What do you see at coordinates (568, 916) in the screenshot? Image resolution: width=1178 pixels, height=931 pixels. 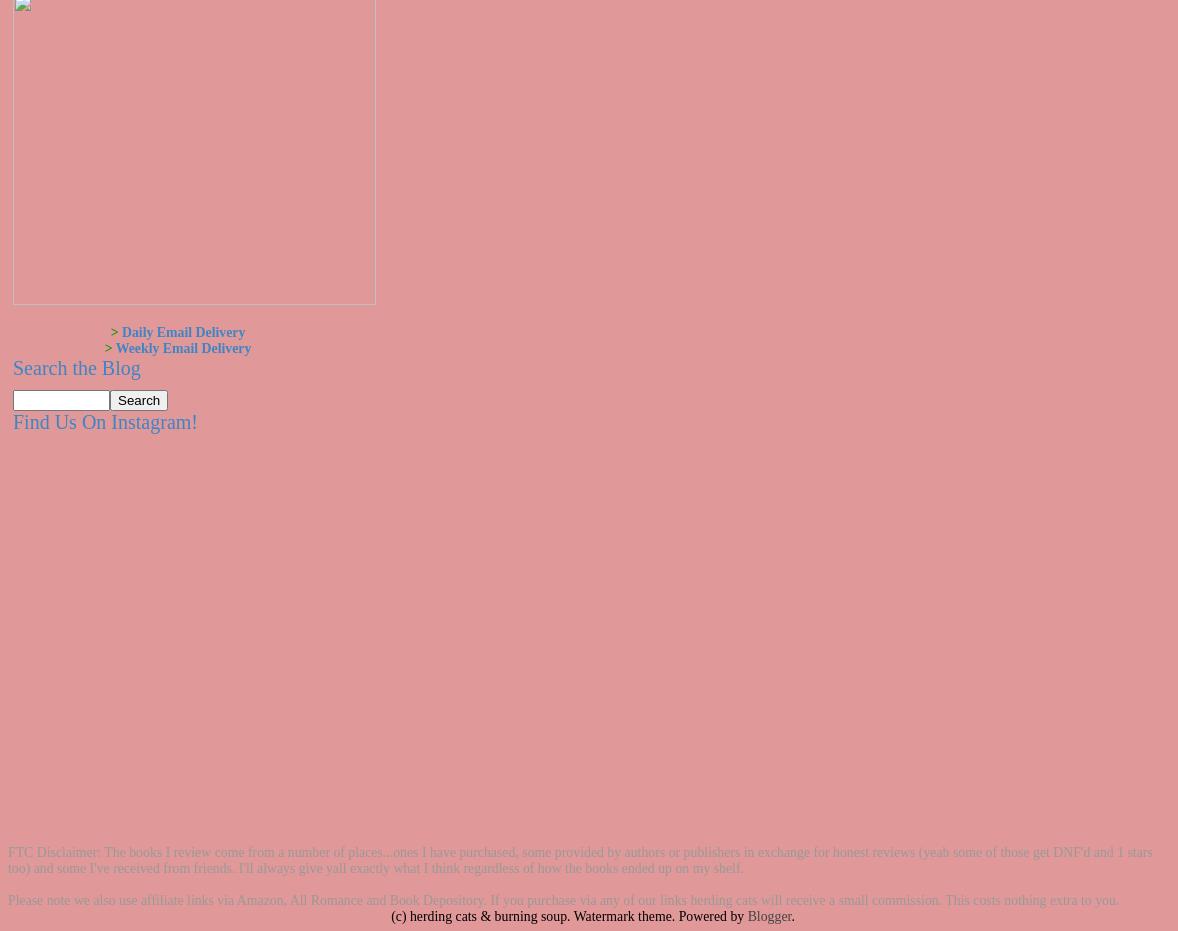 I see `'(c) herding cats & burning soup. Watermark theme. Powered by'` at bounding box center [568, 916].